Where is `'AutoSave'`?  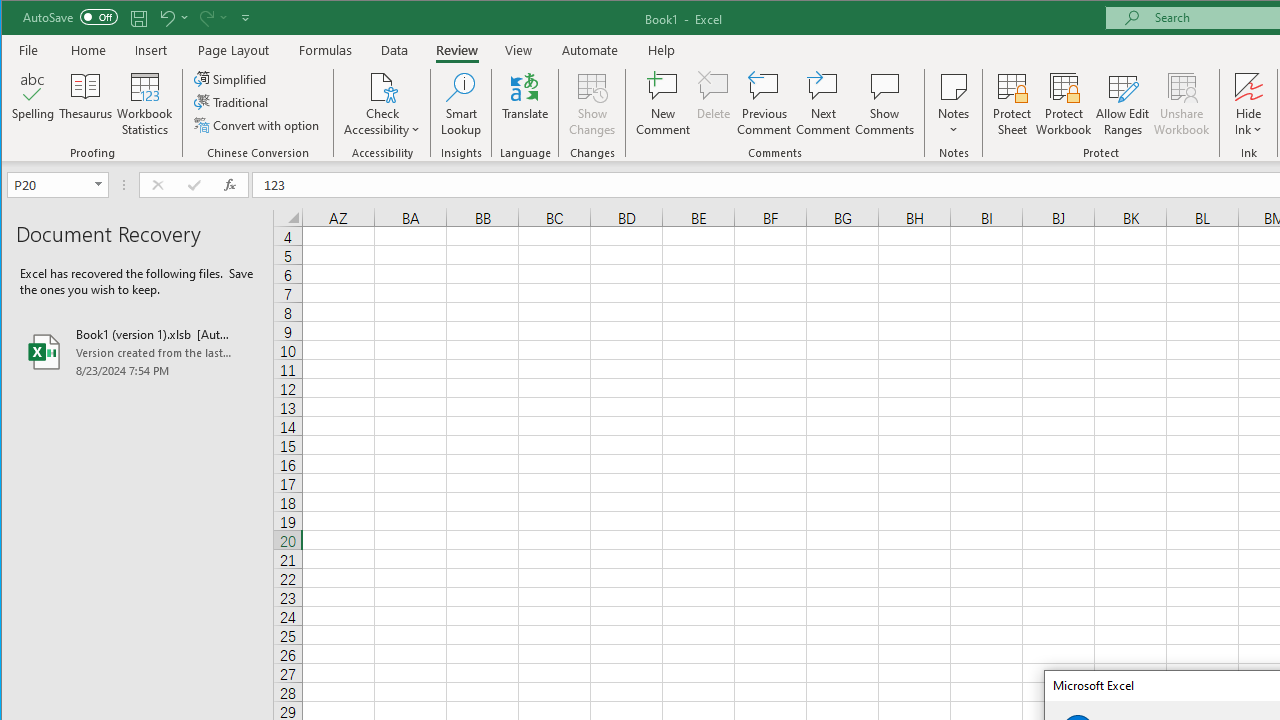
'AutoSave' is located at coordinates (70, 17).